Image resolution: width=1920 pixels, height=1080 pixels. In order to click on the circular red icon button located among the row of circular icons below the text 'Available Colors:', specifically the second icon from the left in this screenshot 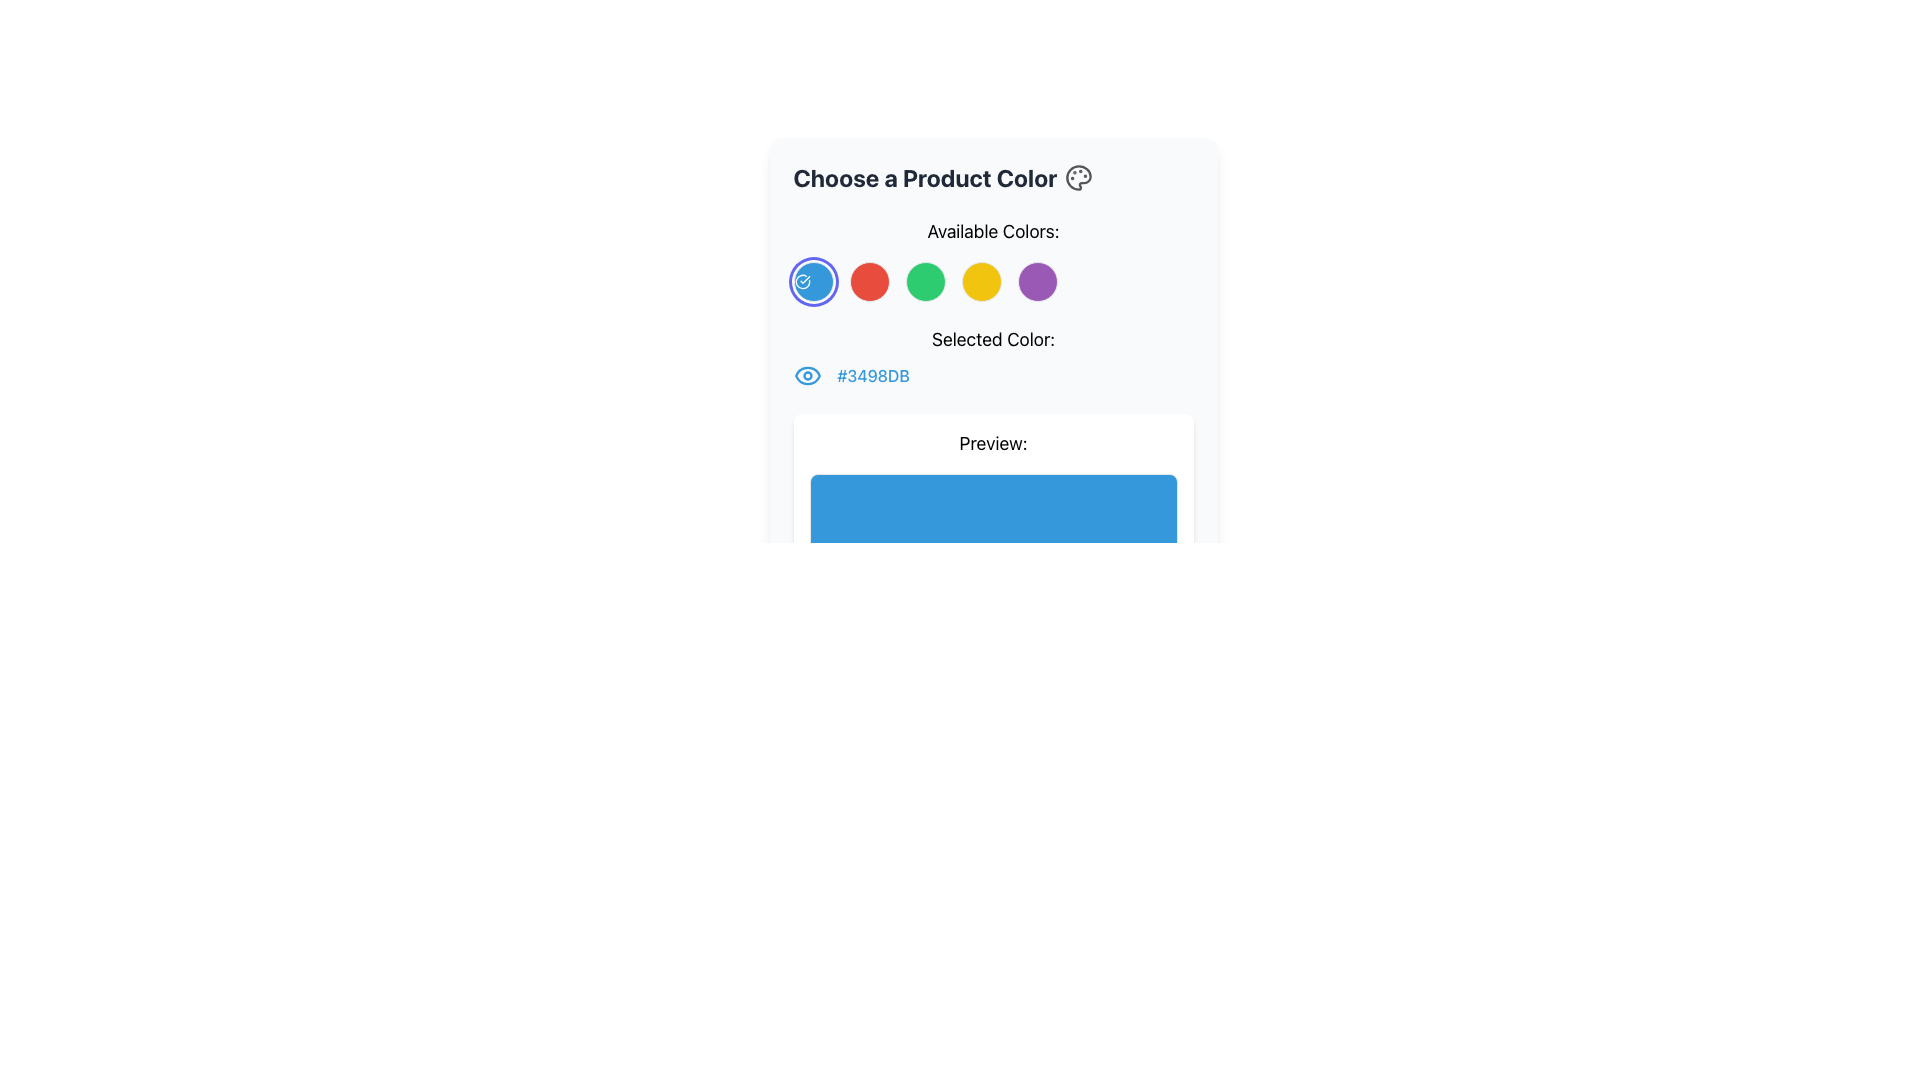, I will do `click(869, 281)`.